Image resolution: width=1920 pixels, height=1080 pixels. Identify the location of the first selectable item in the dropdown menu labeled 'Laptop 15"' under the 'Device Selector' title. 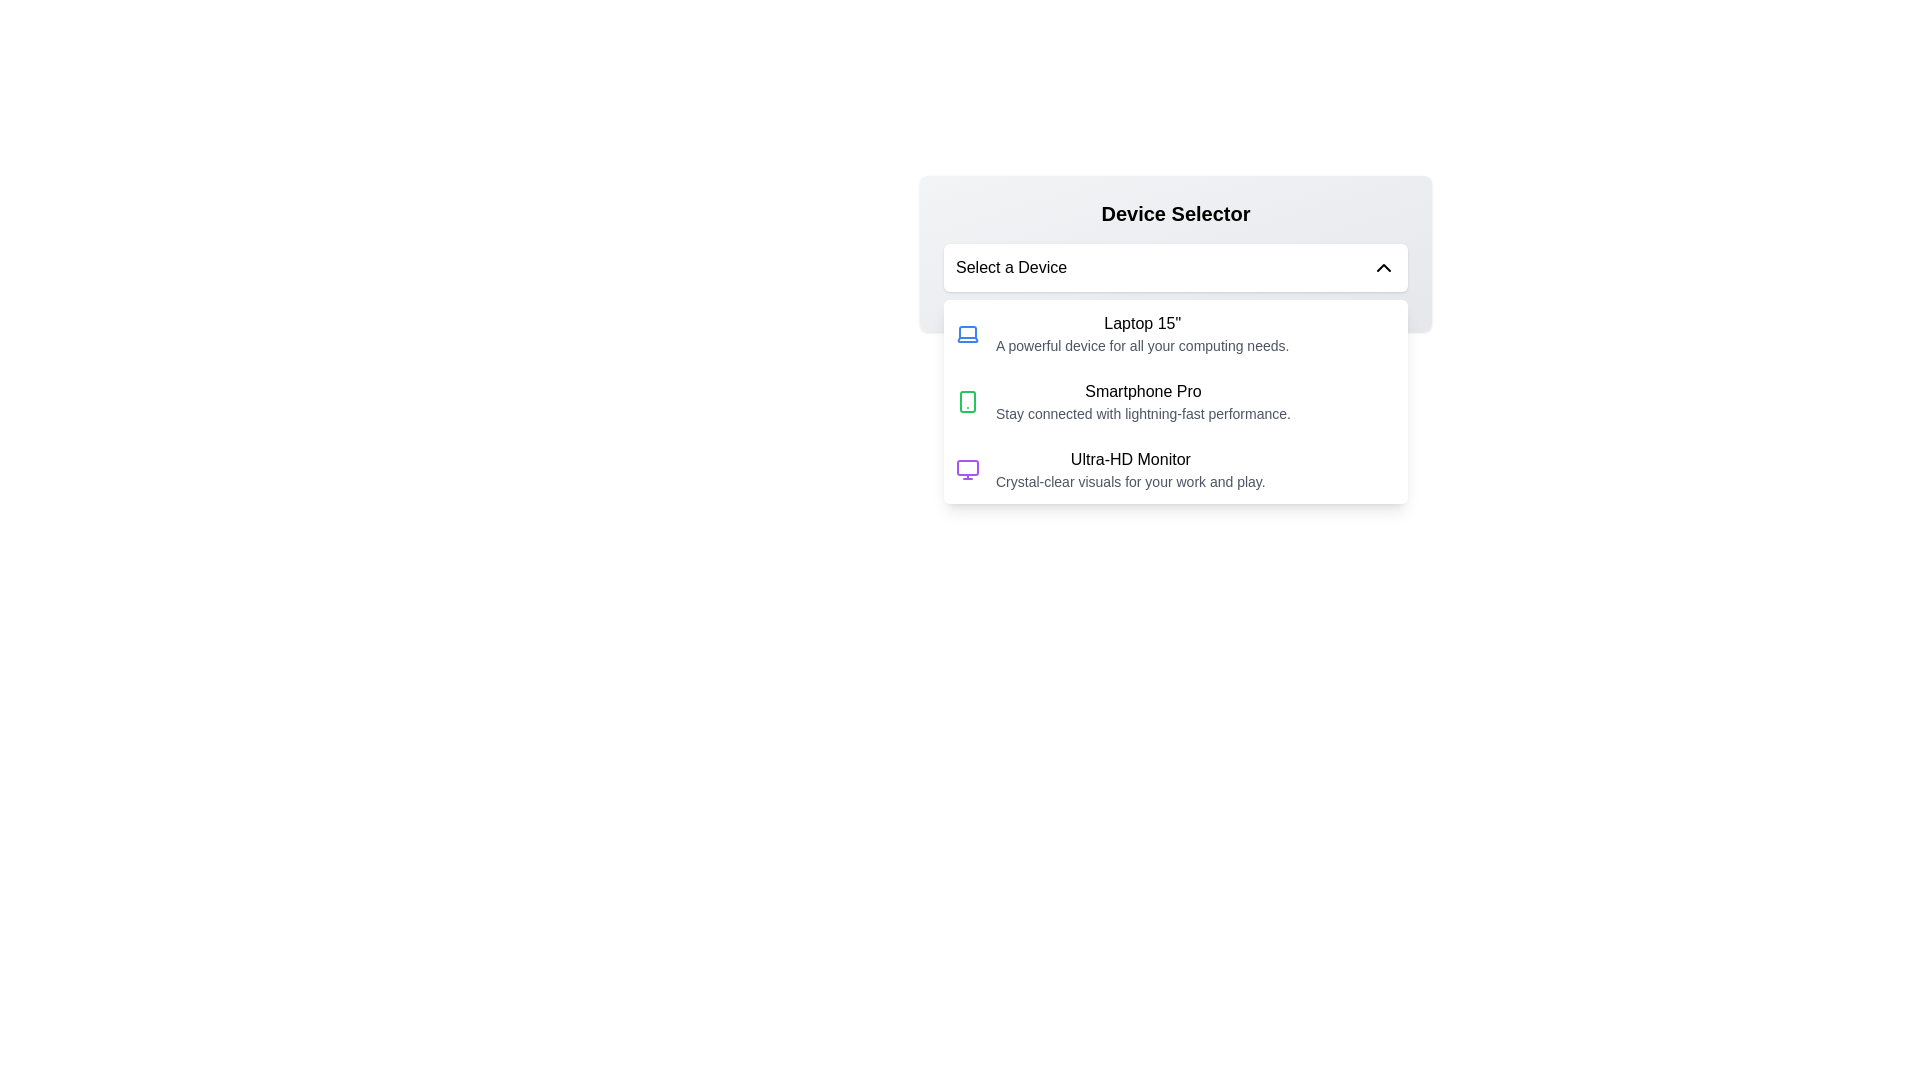
(1142, 333).